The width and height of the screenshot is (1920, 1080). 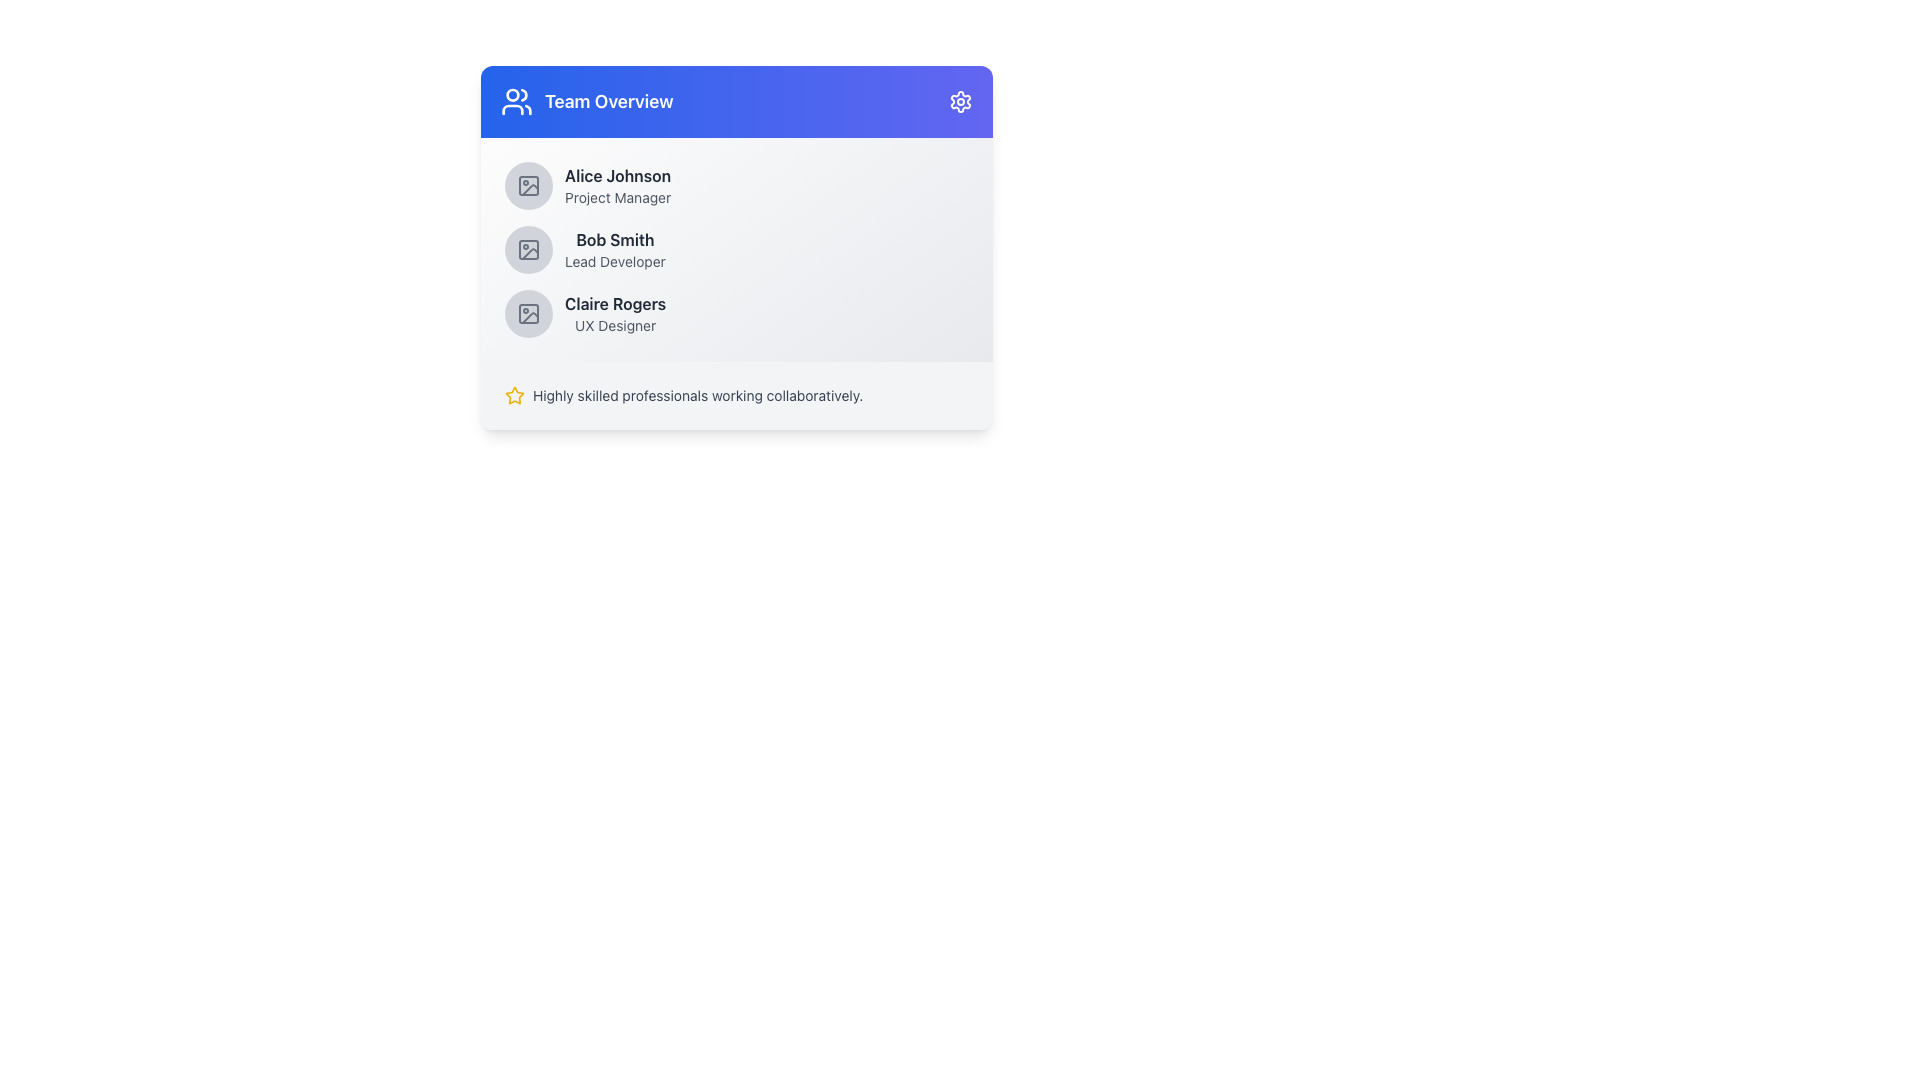 I want to click on the team icon located in the top header section, which visually represents the concept of a team or group, preceding the 'Team Overview' text, so click(x=517, y=101).